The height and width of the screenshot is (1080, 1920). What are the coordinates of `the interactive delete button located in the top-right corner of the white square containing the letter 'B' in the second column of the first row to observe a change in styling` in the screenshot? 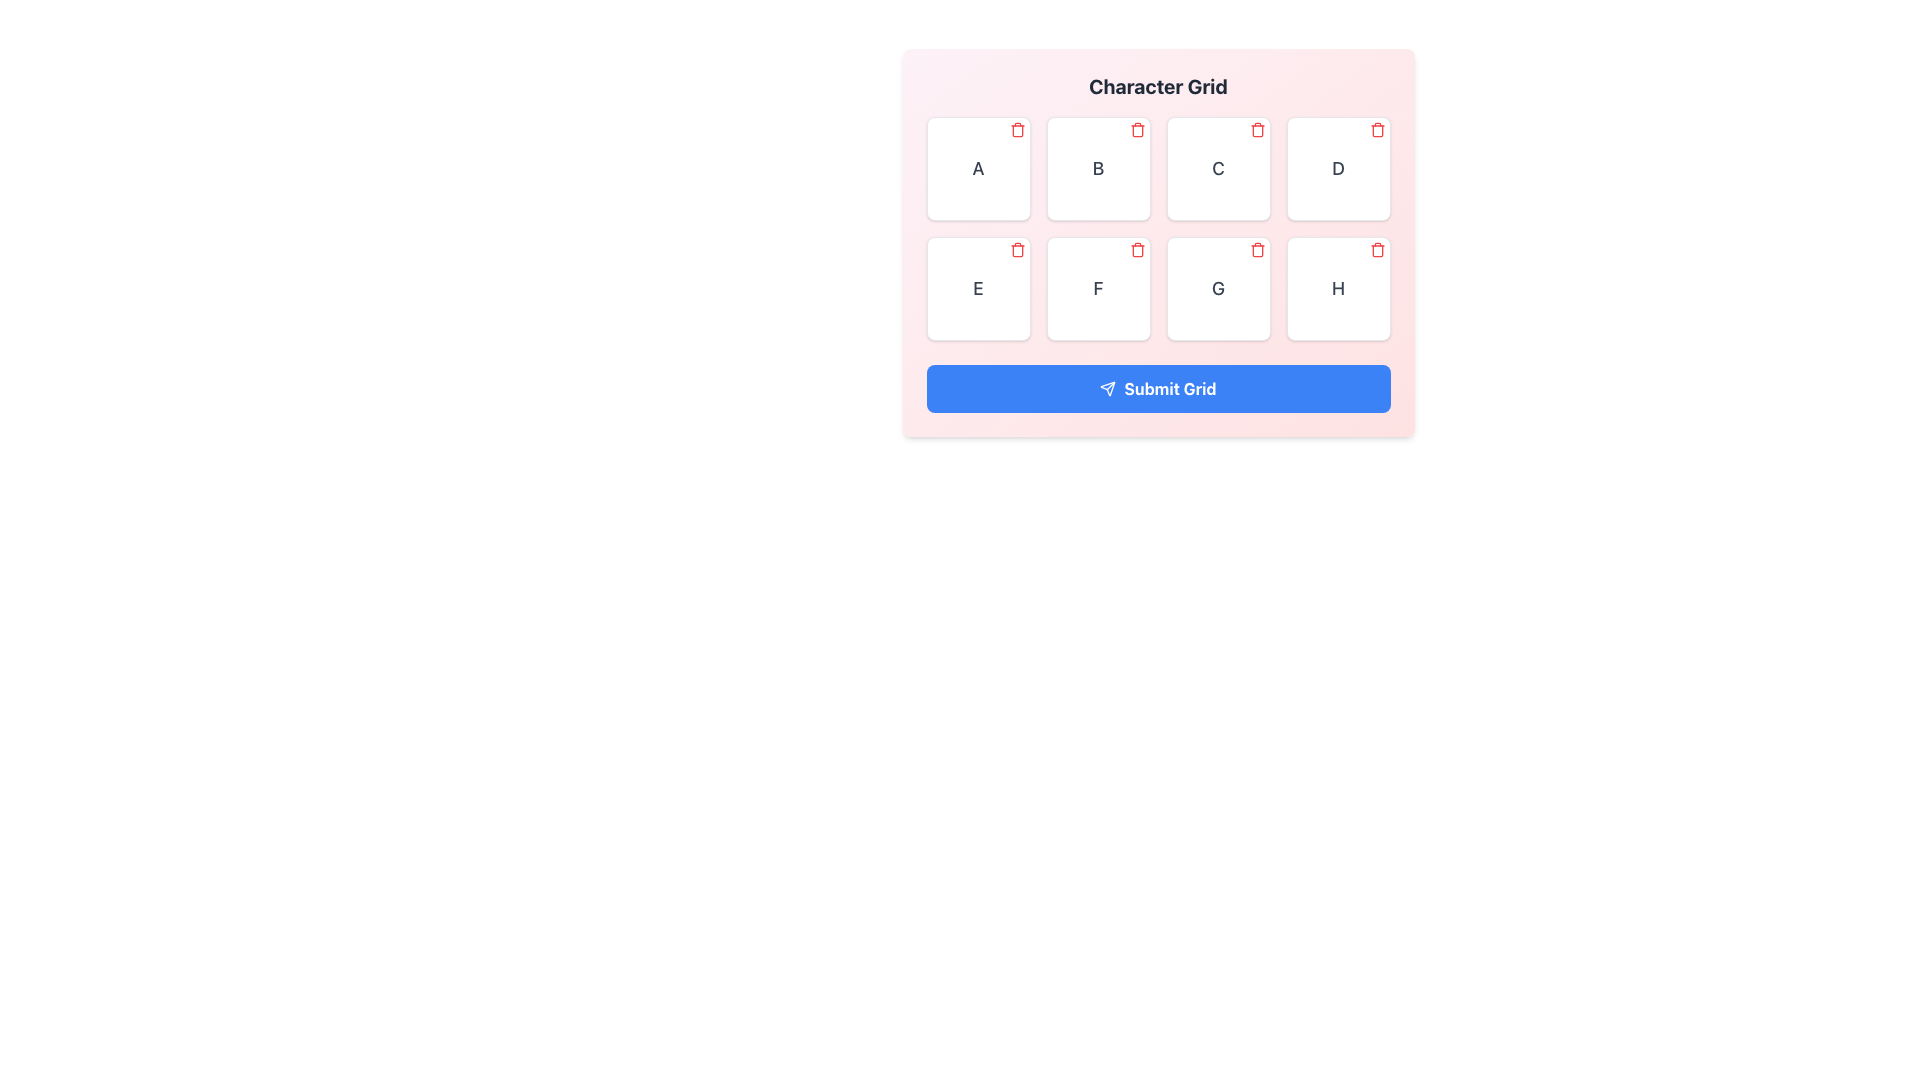 It's located at (1137, 130).